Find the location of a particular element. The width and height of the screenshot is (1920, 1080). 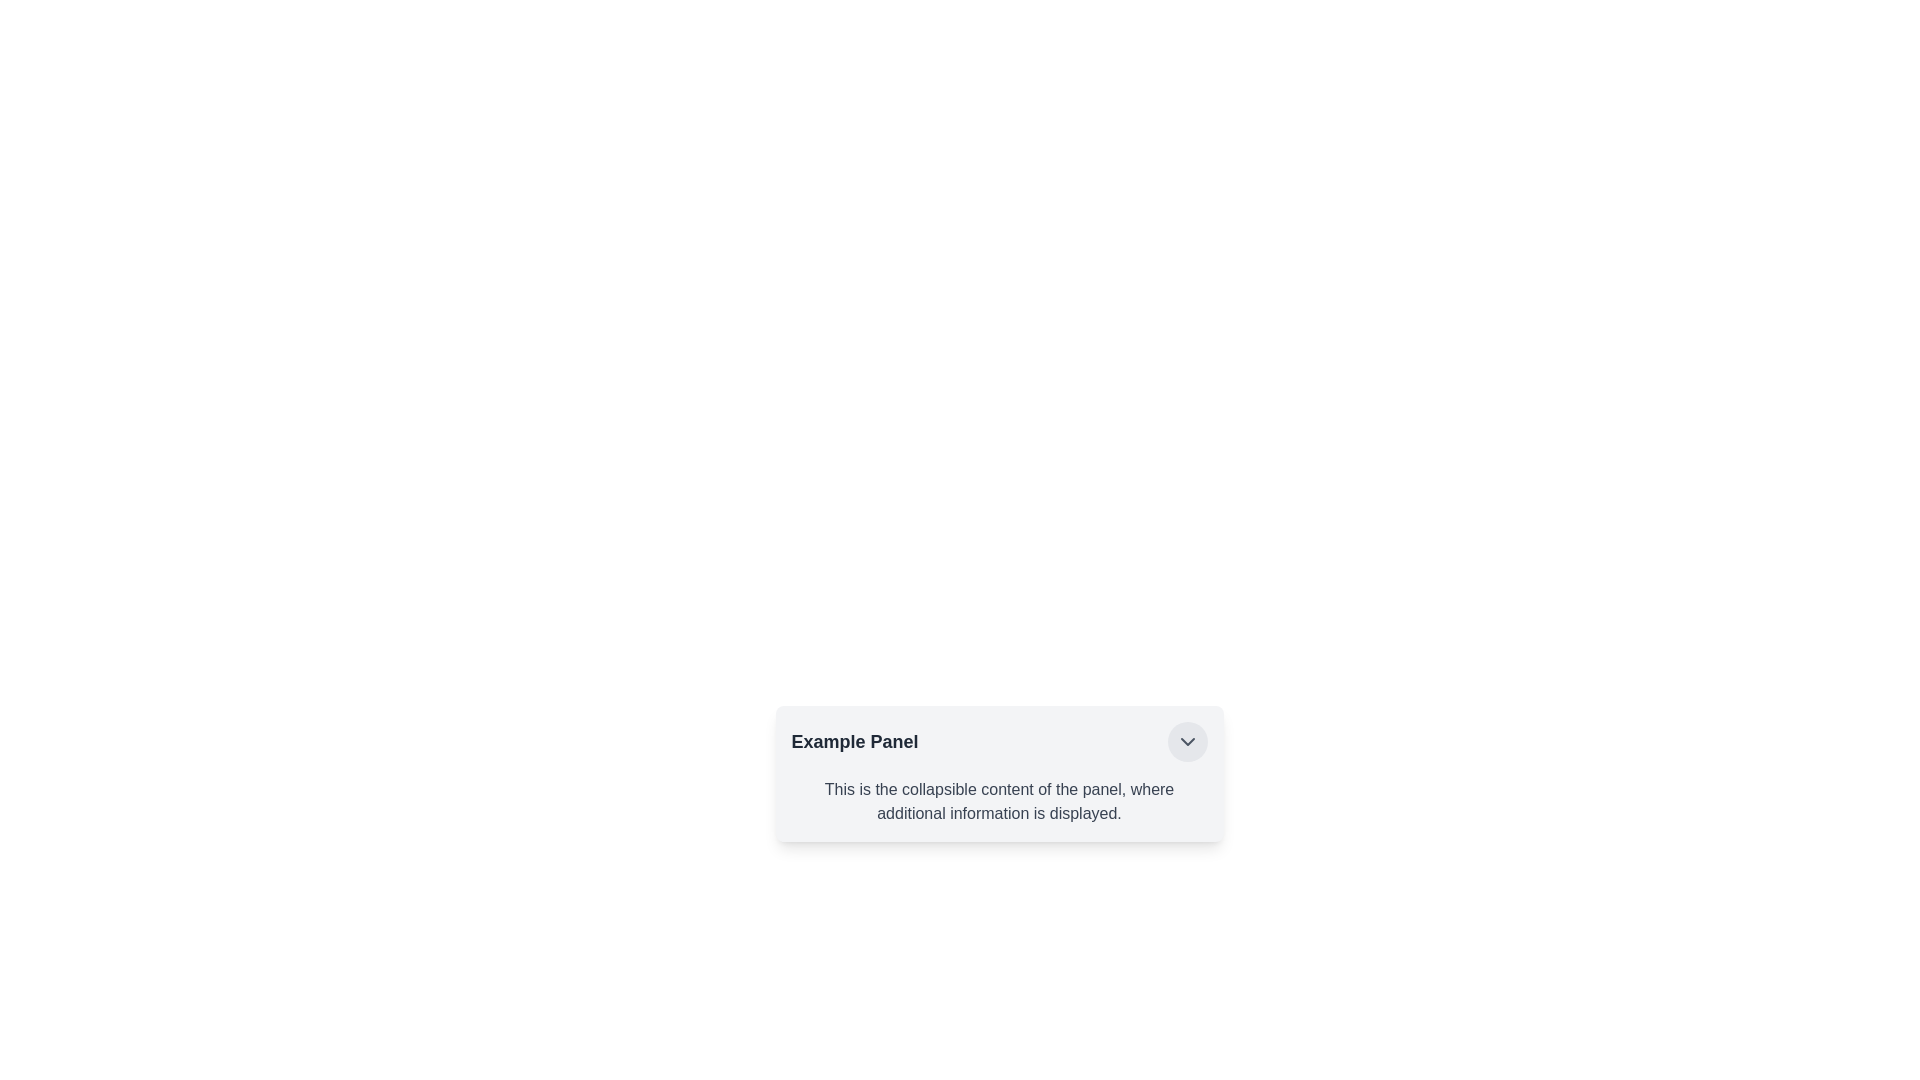

the gray text component that provides additional information inside the collapsible panel, positioned below the header 'Example Panel' is located at coordinates (999, 801).